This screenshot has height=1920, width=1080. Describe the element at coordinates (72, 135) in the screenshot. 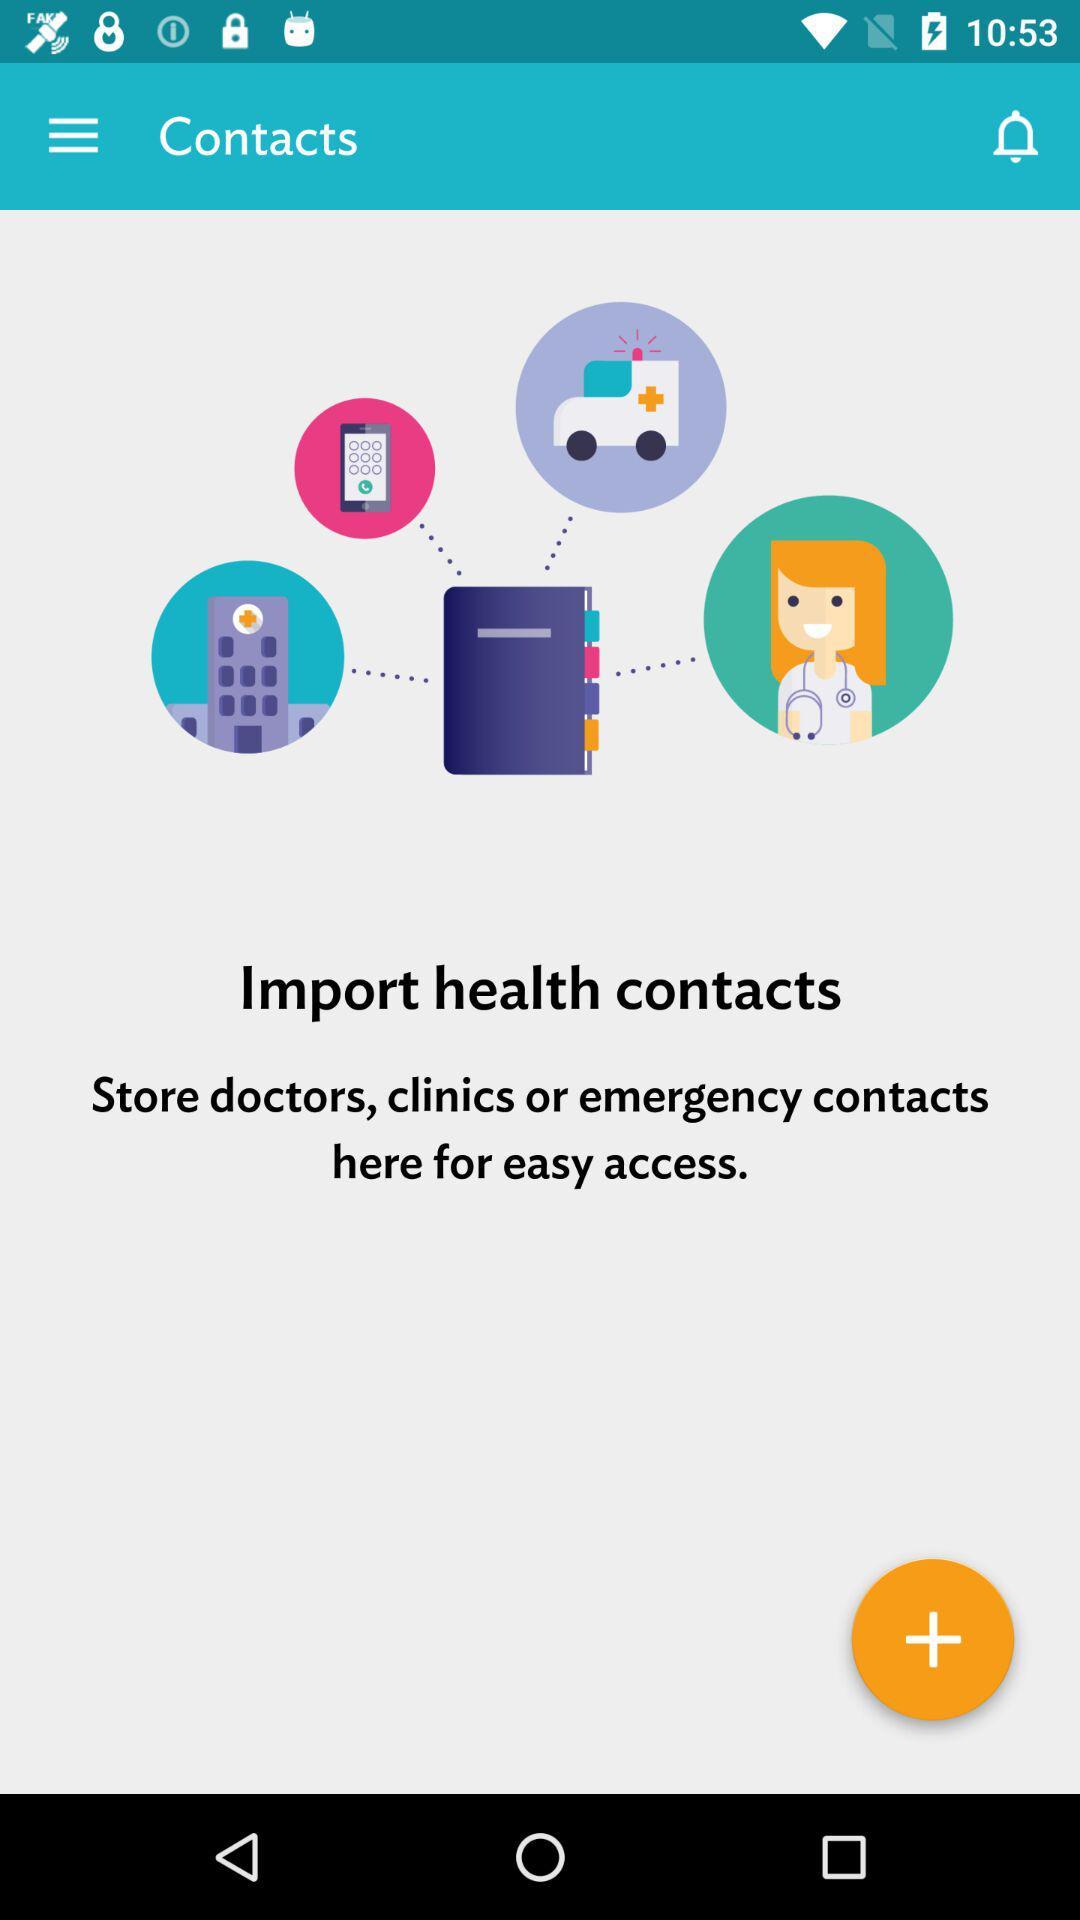

I see `icon to the left of the contacts icon` at that location.